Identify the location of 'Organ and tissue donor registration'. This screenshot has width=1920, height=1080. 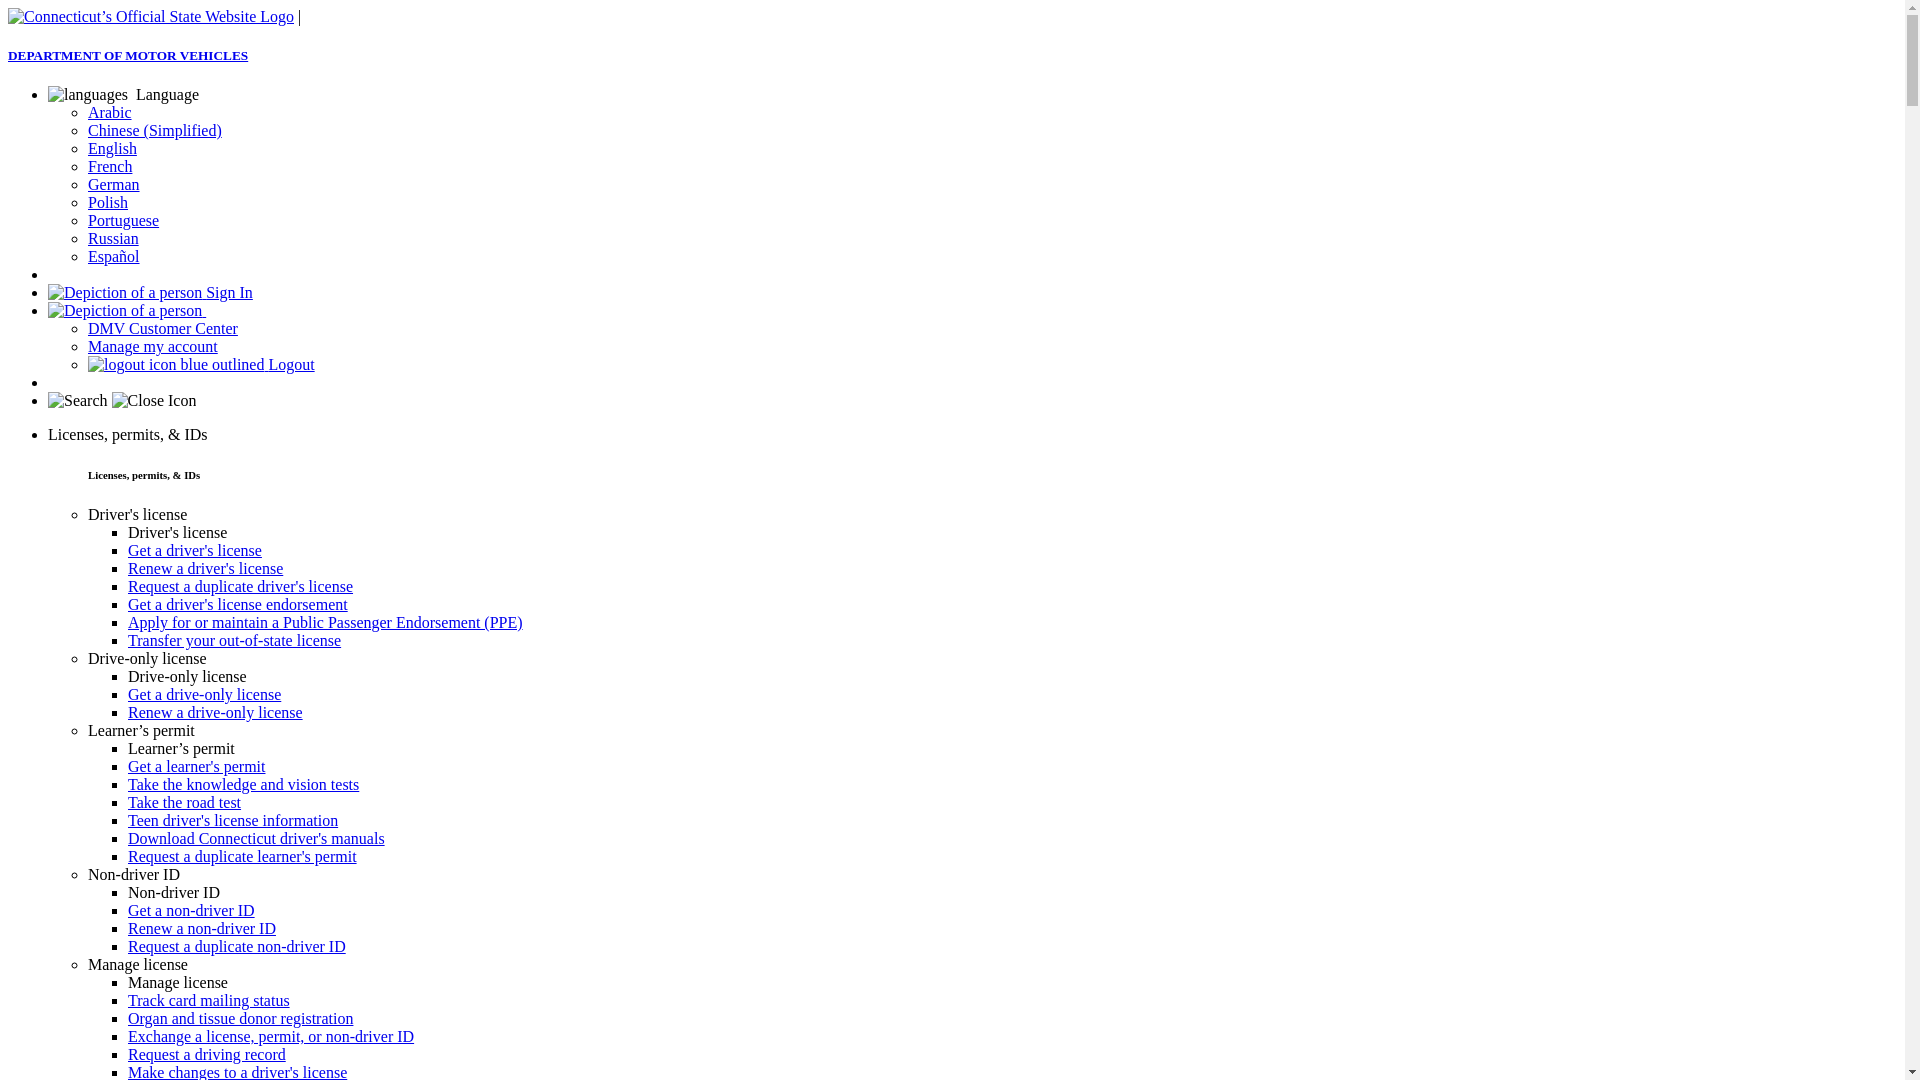
(240, 1018).